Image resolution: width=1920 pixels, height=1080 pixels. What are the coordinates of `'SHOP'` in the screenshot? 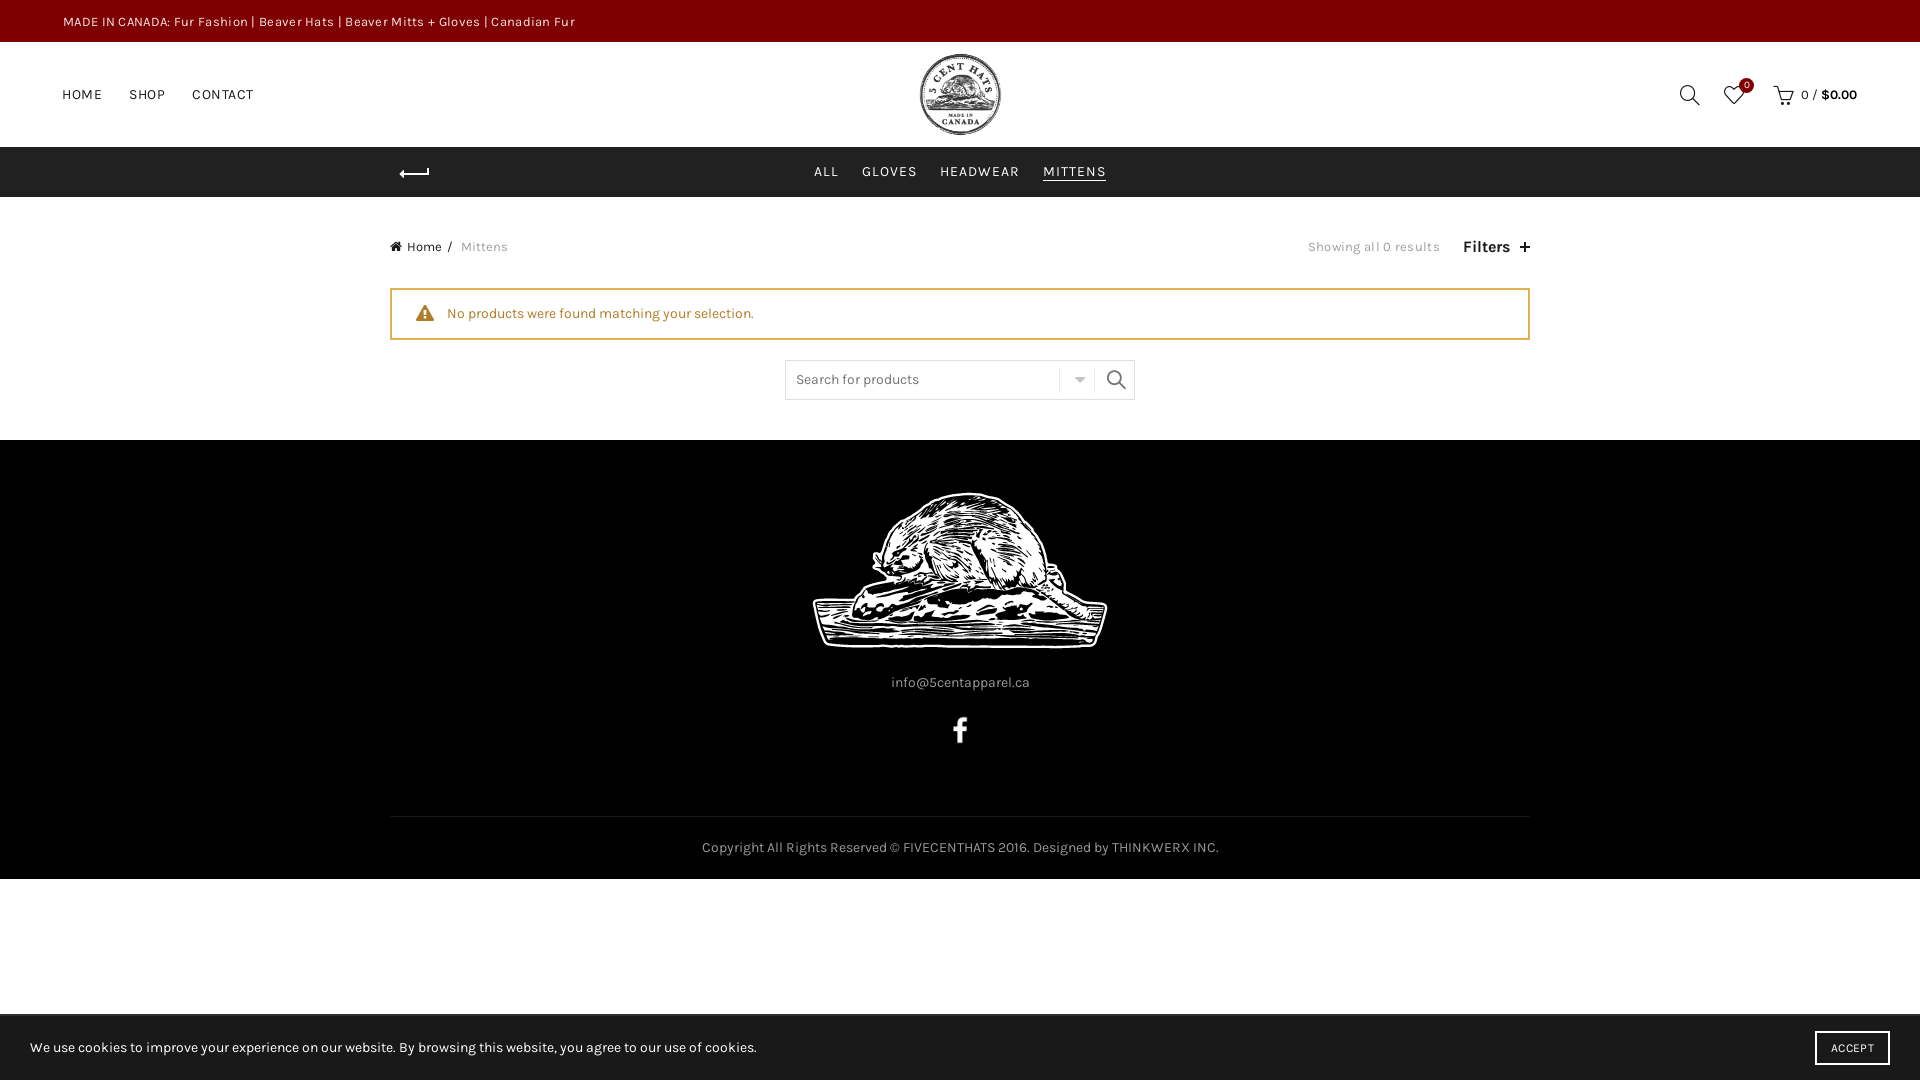 It's located at (146, 94).